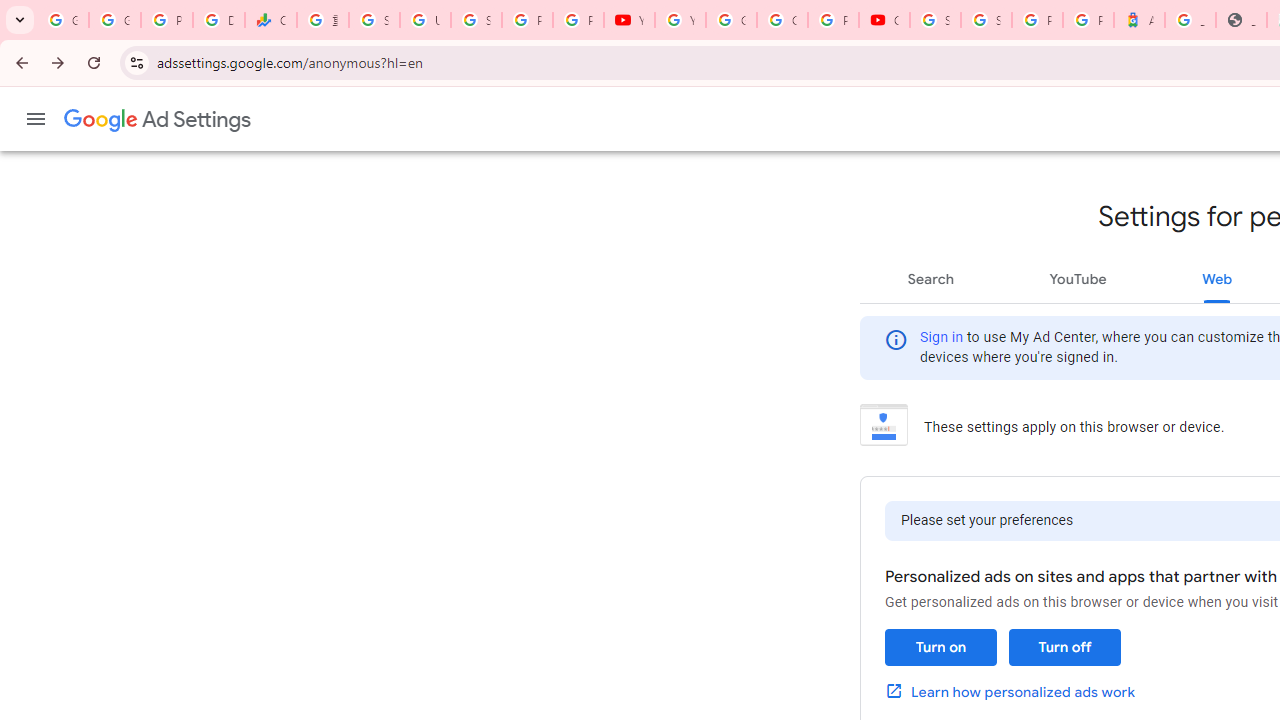 This screenshot has width=1280, height=720. Describe the element at coordinates (577, 20) in the screenshot. I see `'Privacy Checkup'` at that location.